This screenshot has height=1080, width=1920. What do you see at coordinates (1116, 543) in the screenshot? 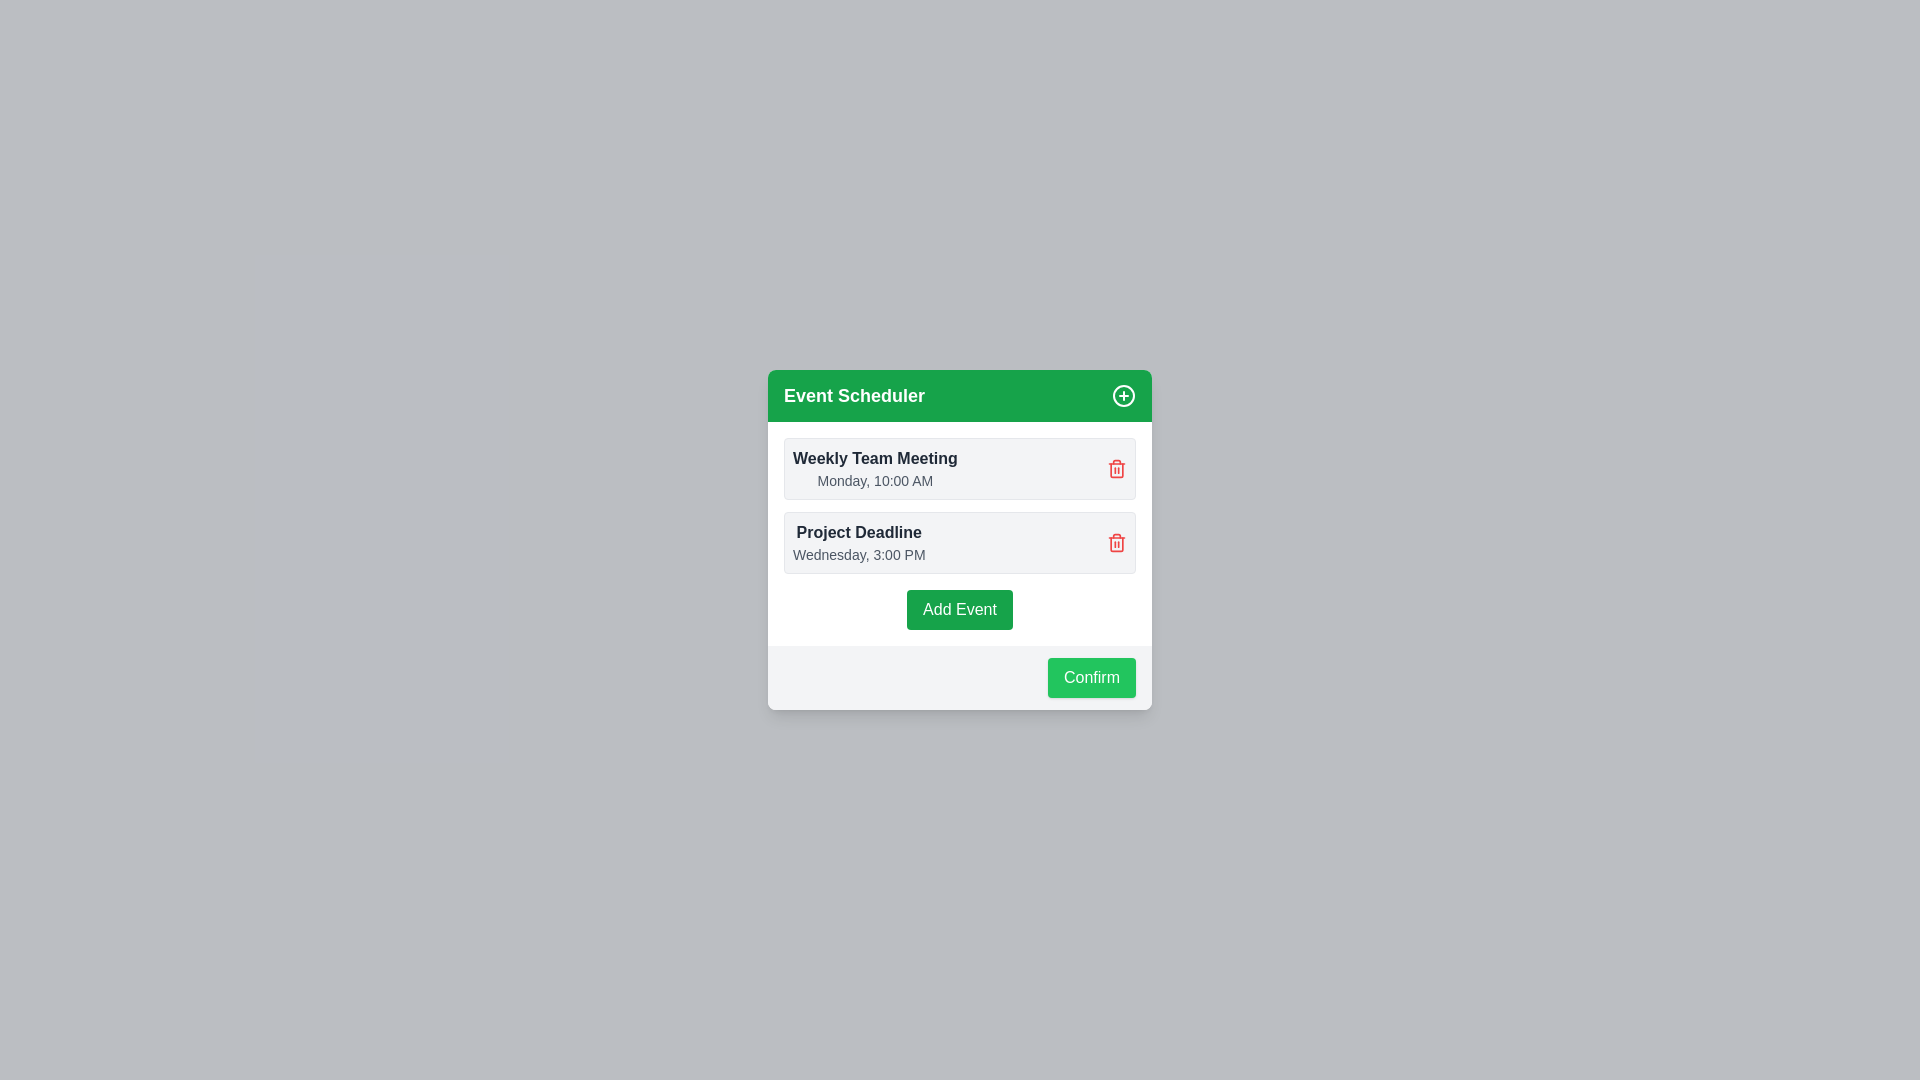
I see `the delete button for the event Project Deadline` at bounding box center [1116, 543].